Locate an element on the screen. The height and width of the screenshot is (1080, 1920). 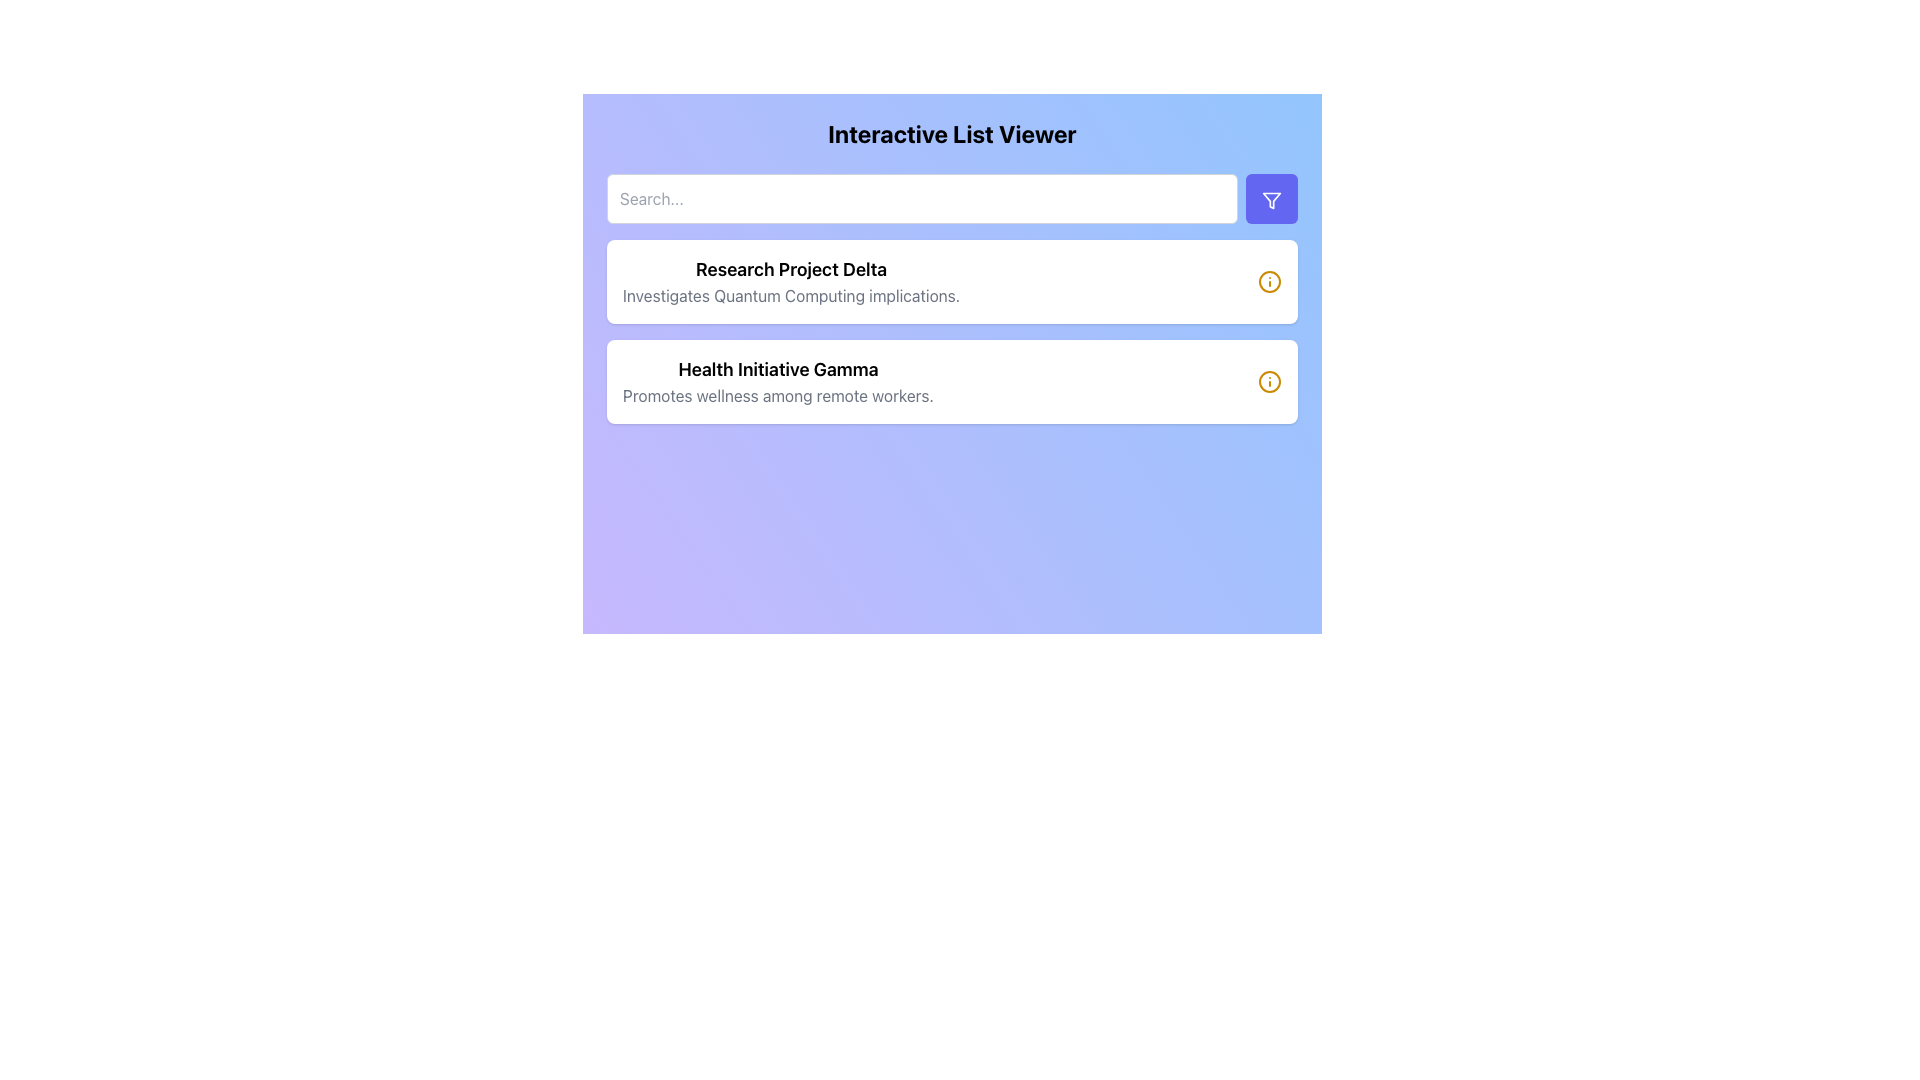
the header text 'Interactive List Viewer' which is prominently displayed at the top of the page is located at coordinates (951, 145).